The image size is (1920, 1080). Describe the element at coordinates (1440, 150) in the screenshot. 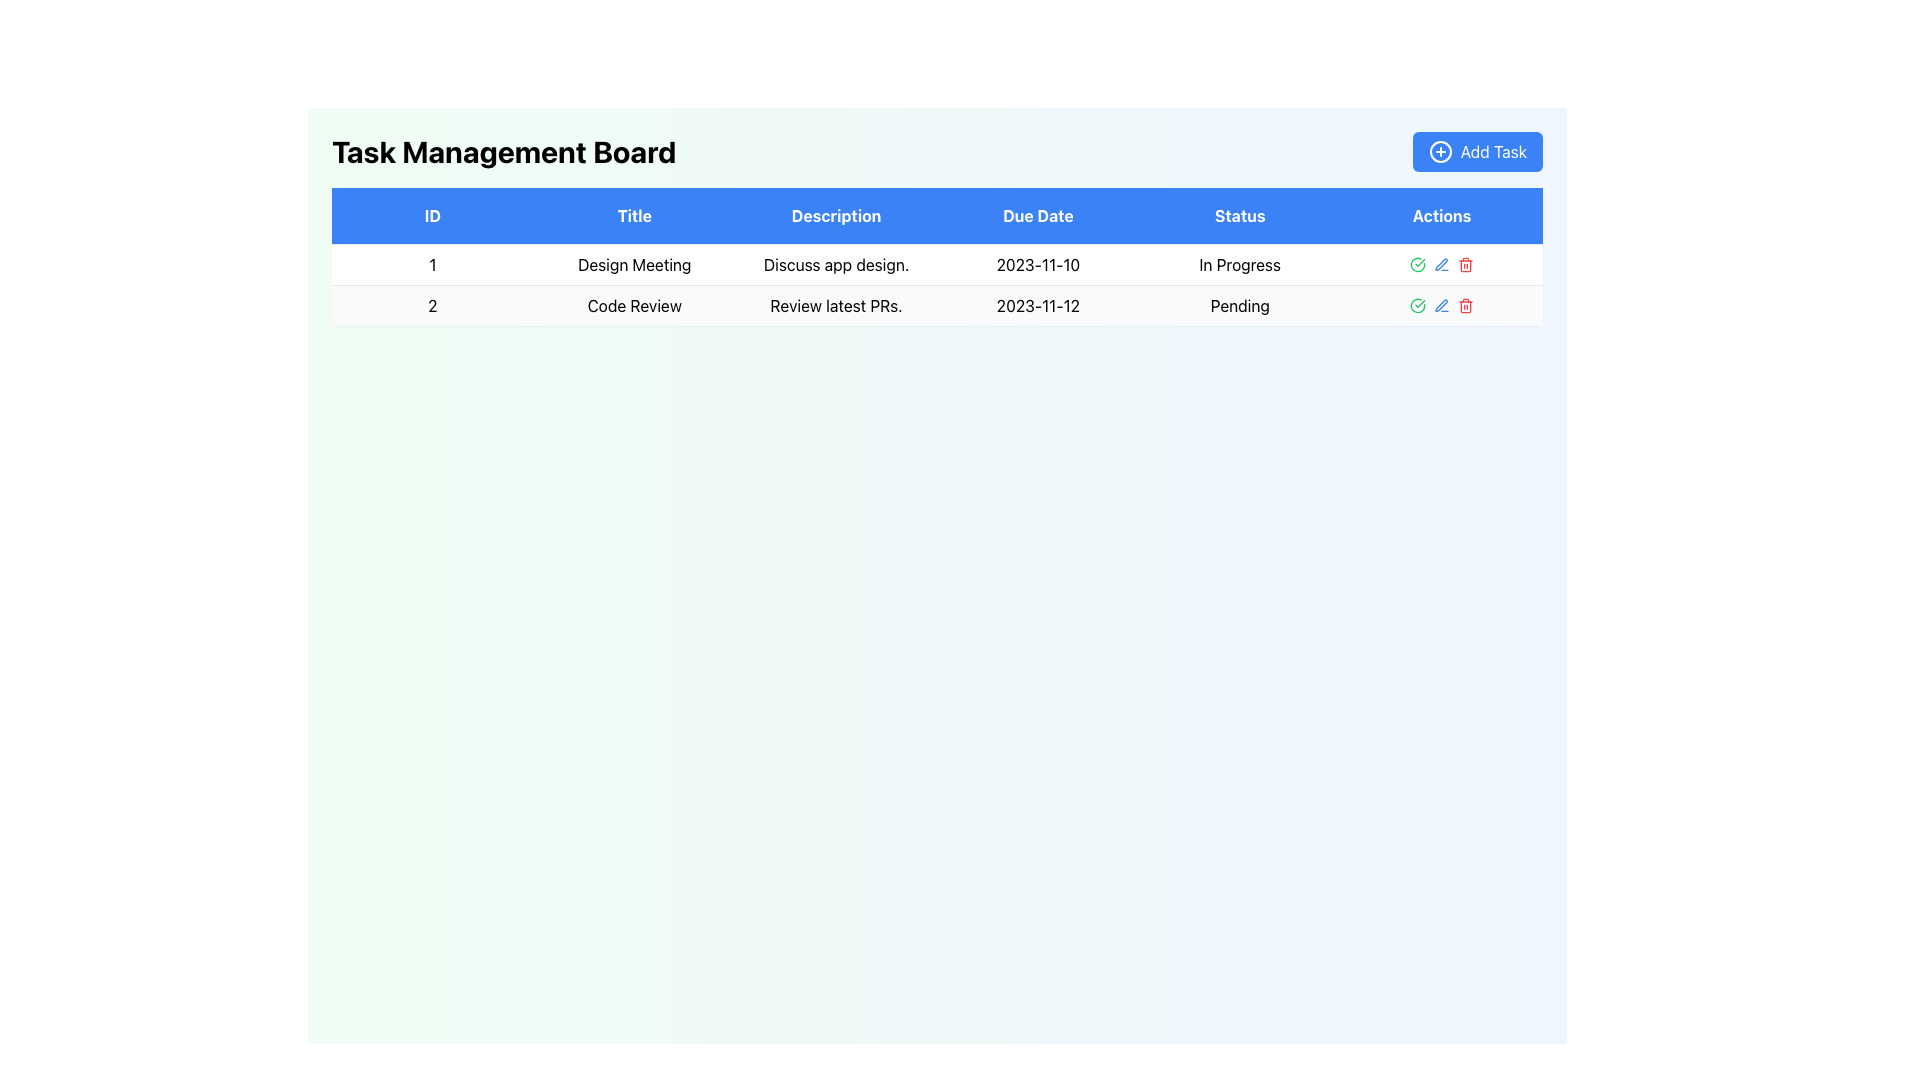

I see `the Decorative Icon within the 'Add Task' button, located to the left of the text label 'Add Task' at the top-right corner of the interface` at that location.